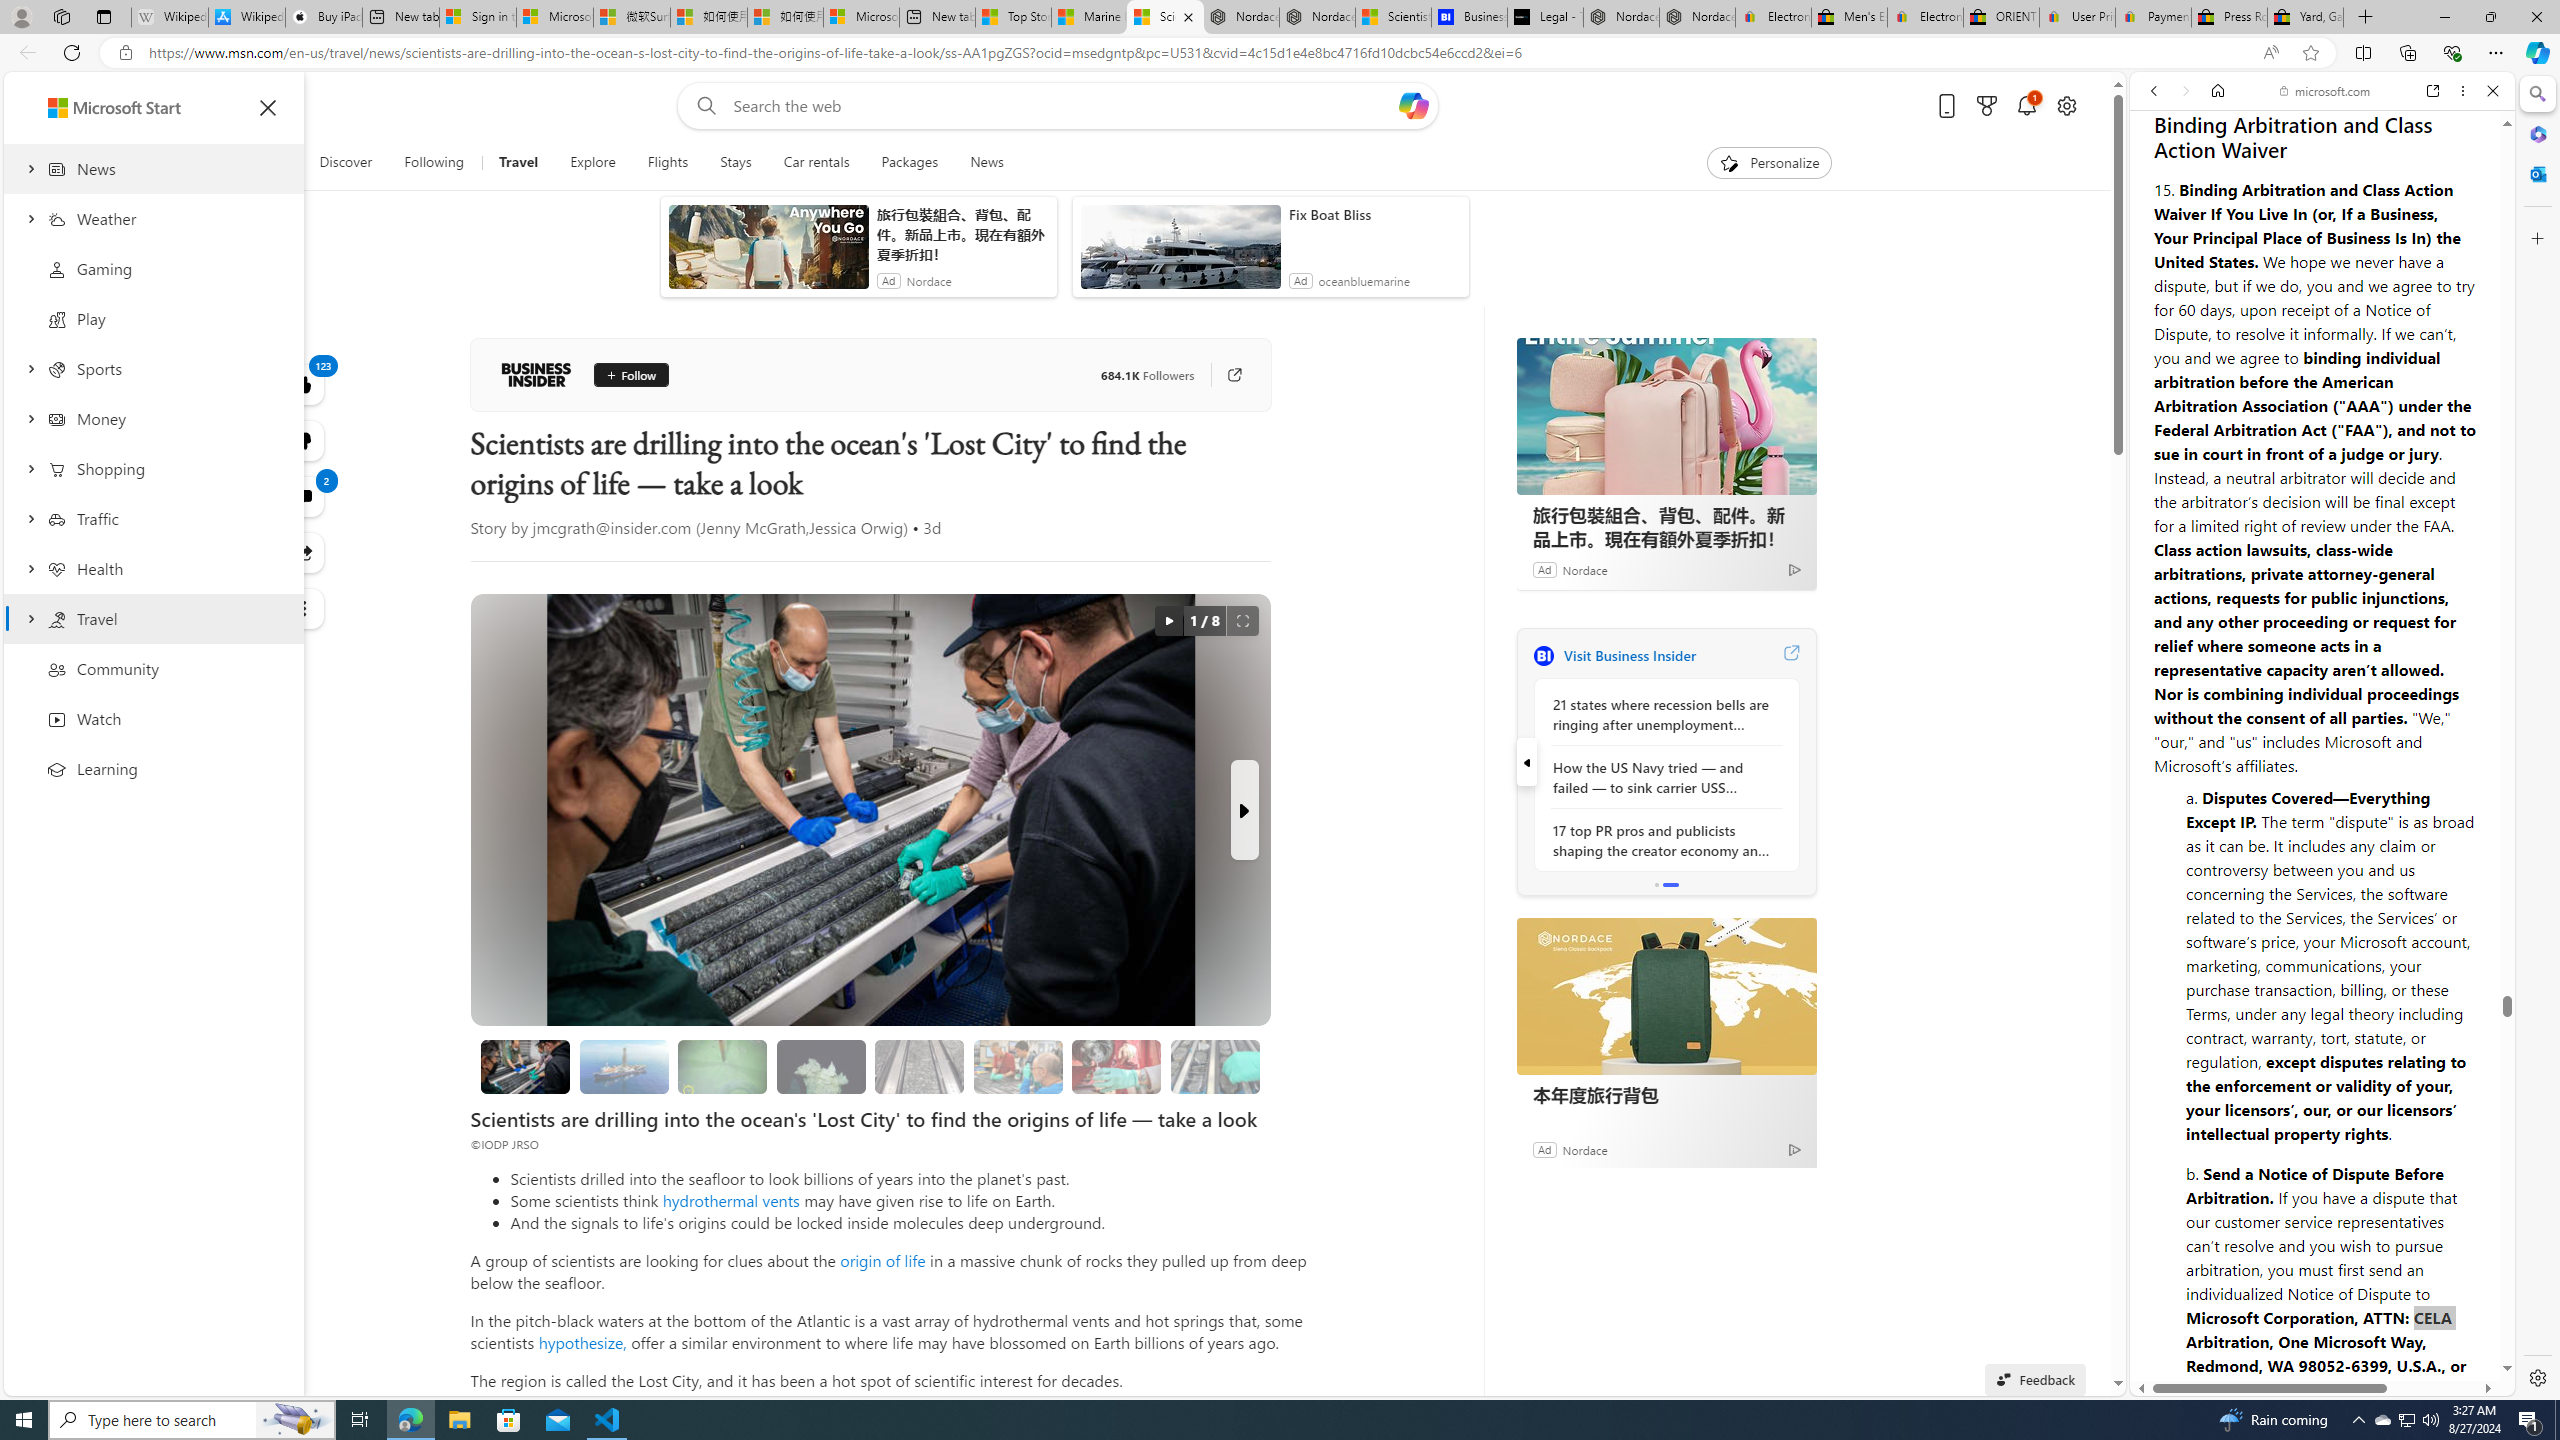 This screenshot has width=2560, height=1440. What do you see at coordinates (1243, 809) in the screenshot?
I see `'Next Slide'` at bounding box center [1243, 809].